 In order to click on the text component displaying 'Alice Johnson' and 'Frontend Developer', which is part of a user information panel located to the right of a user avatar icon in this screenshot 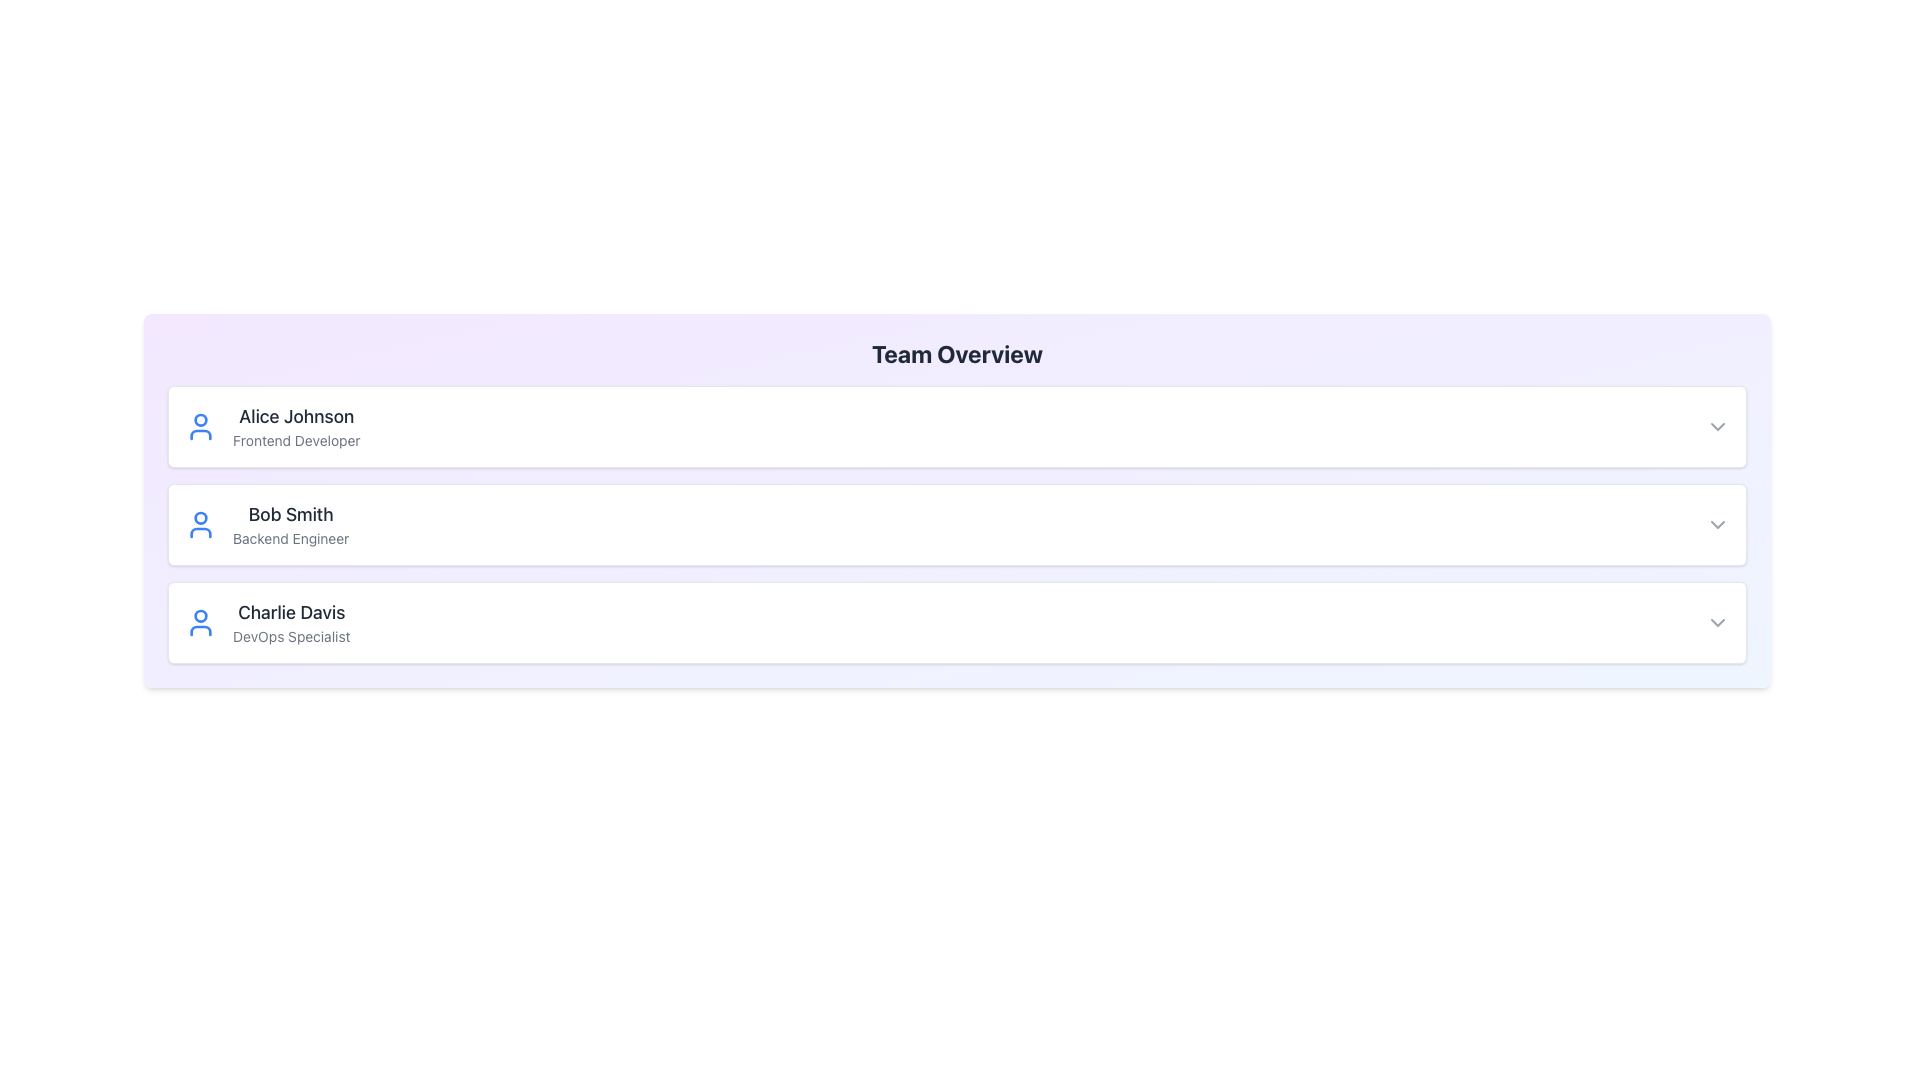, I will do `click(295, 426)`.